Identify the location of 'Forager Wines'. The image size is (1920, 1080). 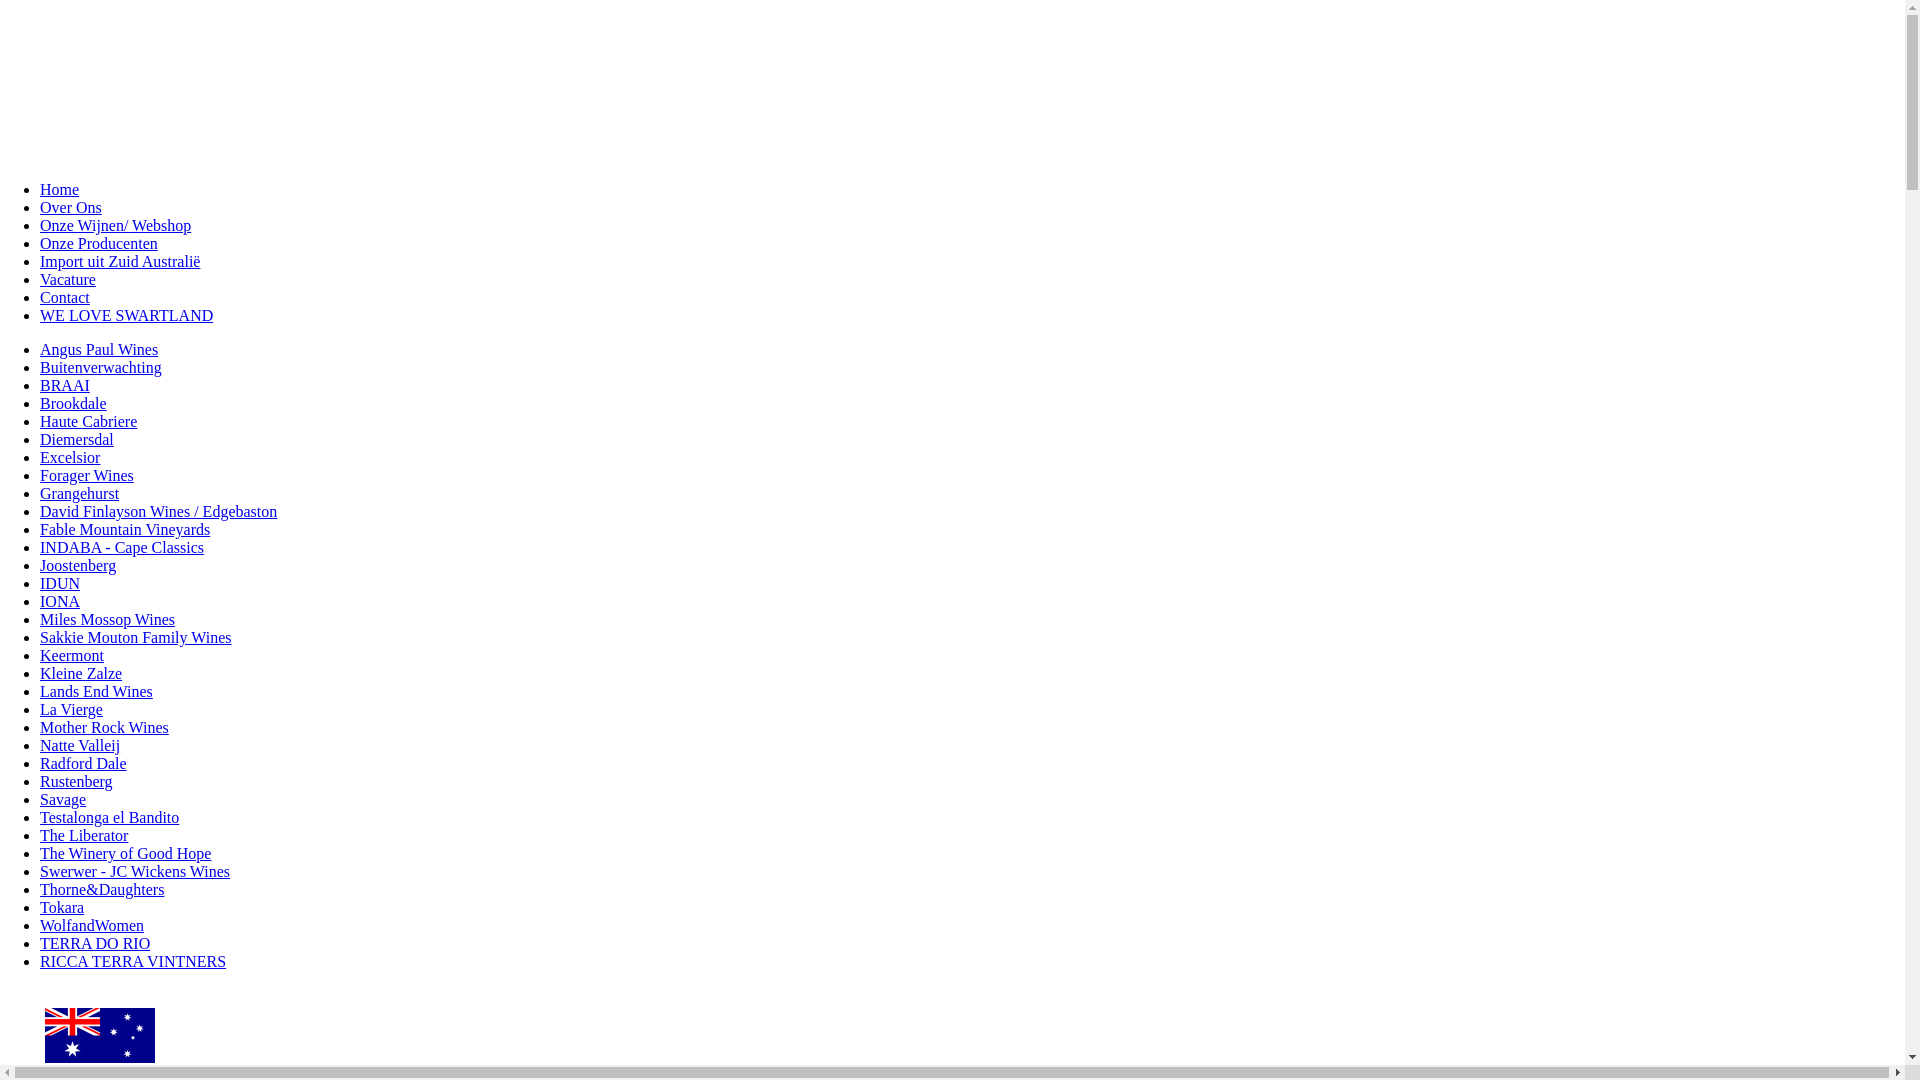
(85, 475).